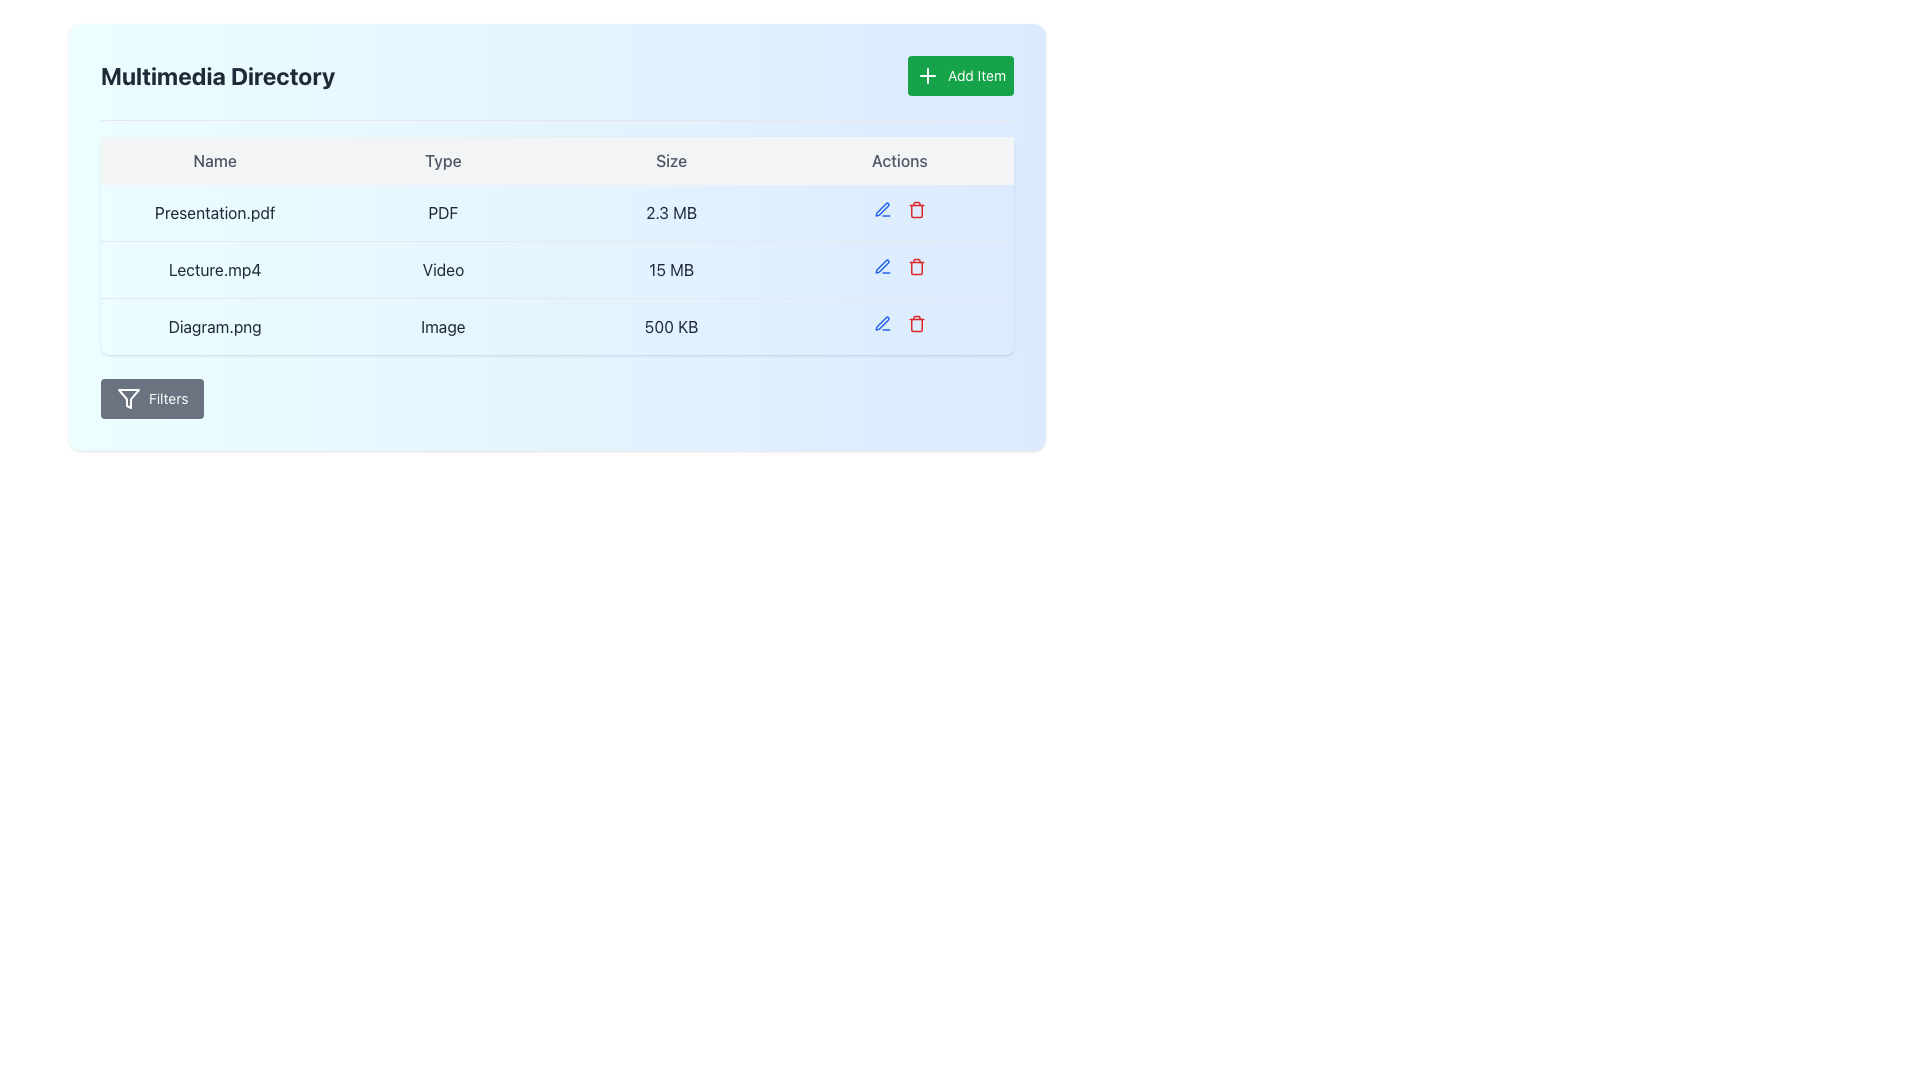 The height and width of the screenshot is (1080, 1920). Describe the element at coordinates (442, 325) in the screenshot. I see `the static label displaying the word 'Image' in the second column of the last row of the table corresponding to the file 'Diagram.png'` at that location.